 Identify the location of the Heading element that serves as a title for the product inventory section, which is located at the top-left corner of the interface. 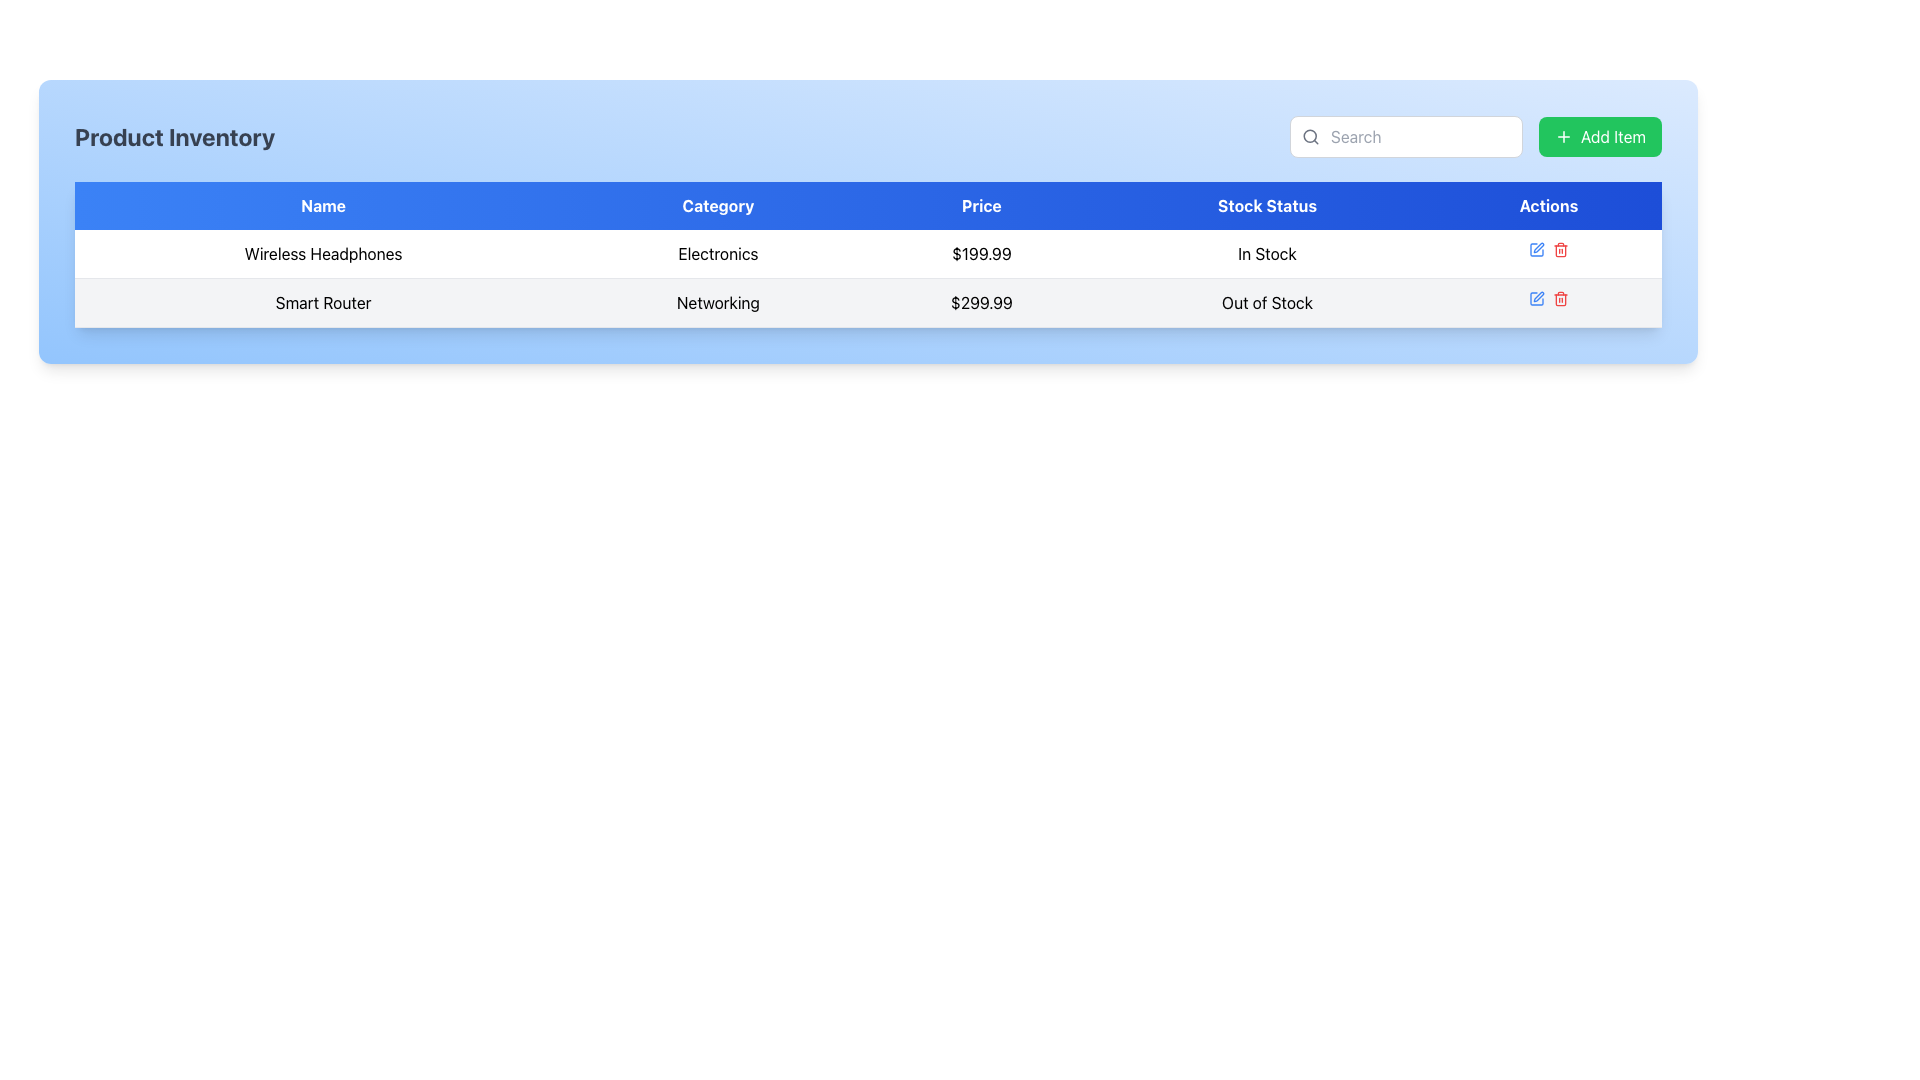
(175, 136).